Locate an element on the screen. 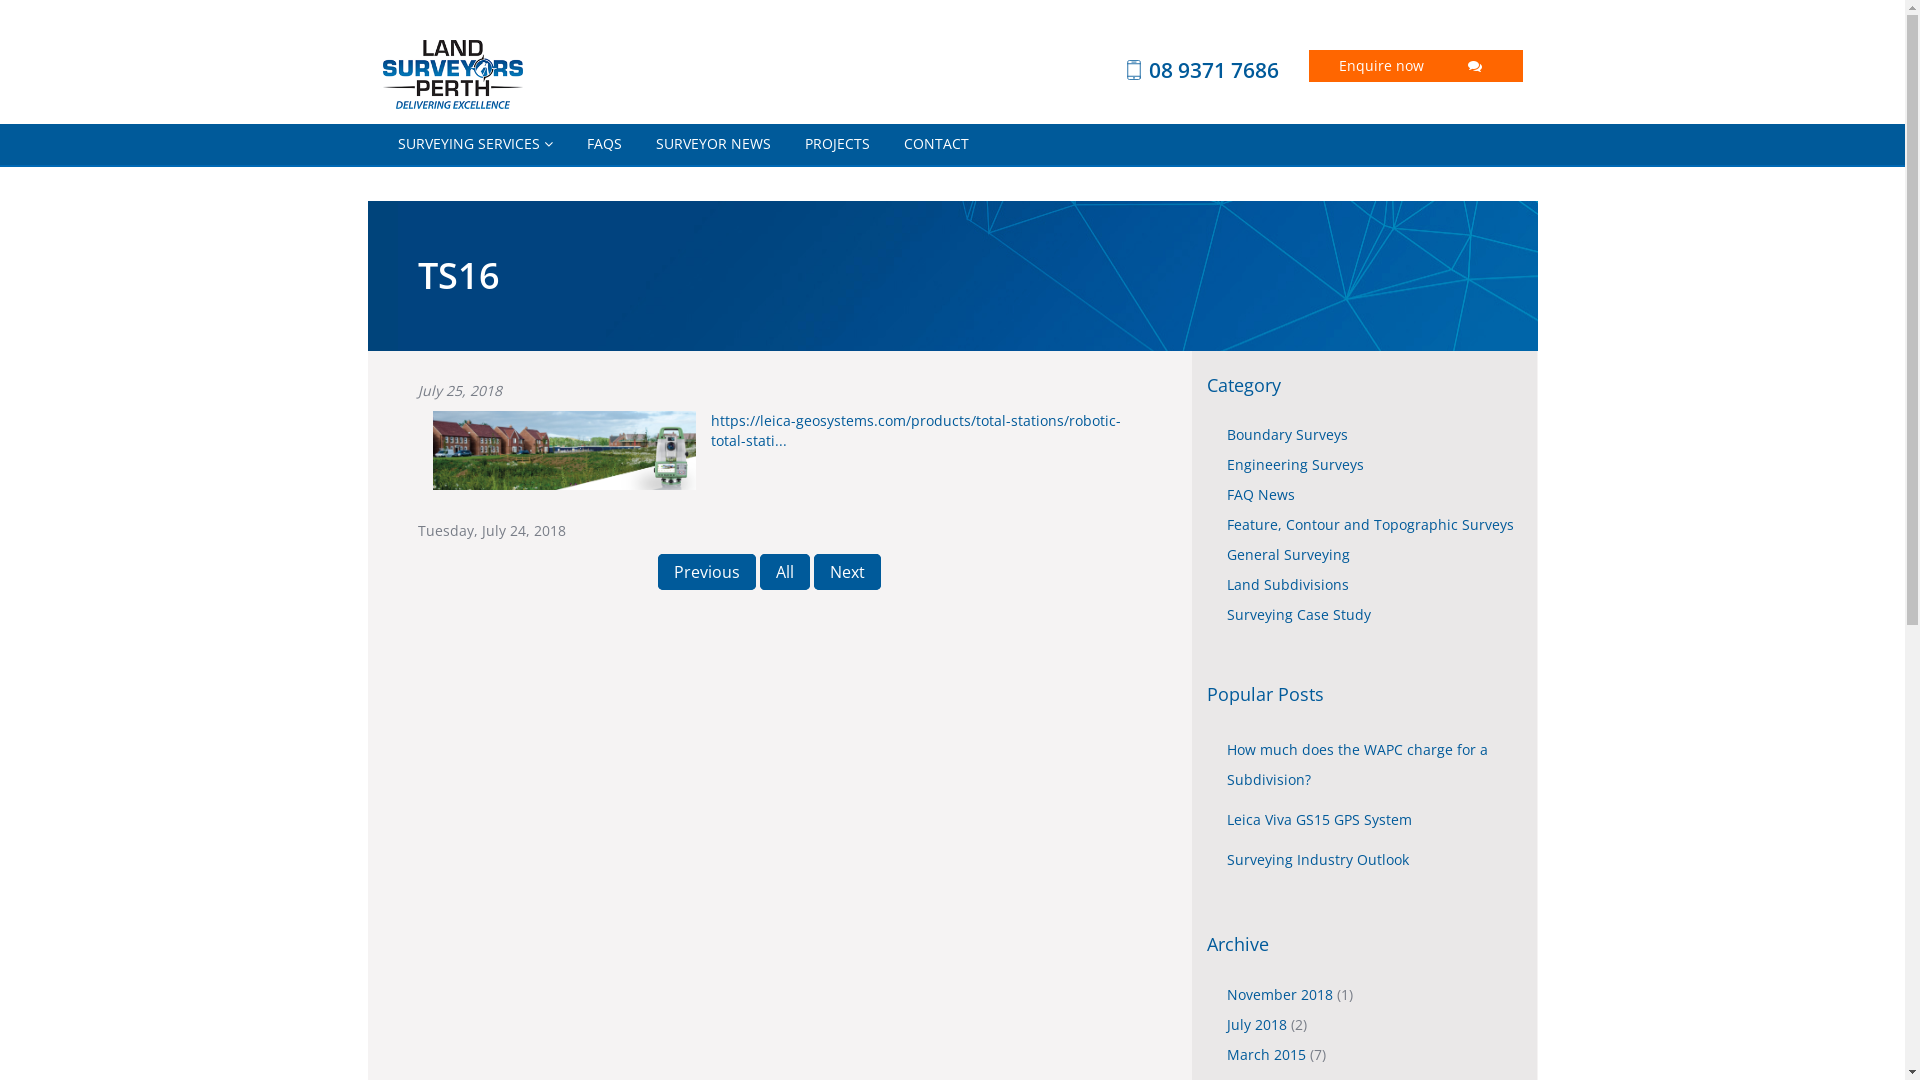 Image resolution: width=1920 pixels, height=1080 pixels. 'All' is located at coordinates (758, 571).